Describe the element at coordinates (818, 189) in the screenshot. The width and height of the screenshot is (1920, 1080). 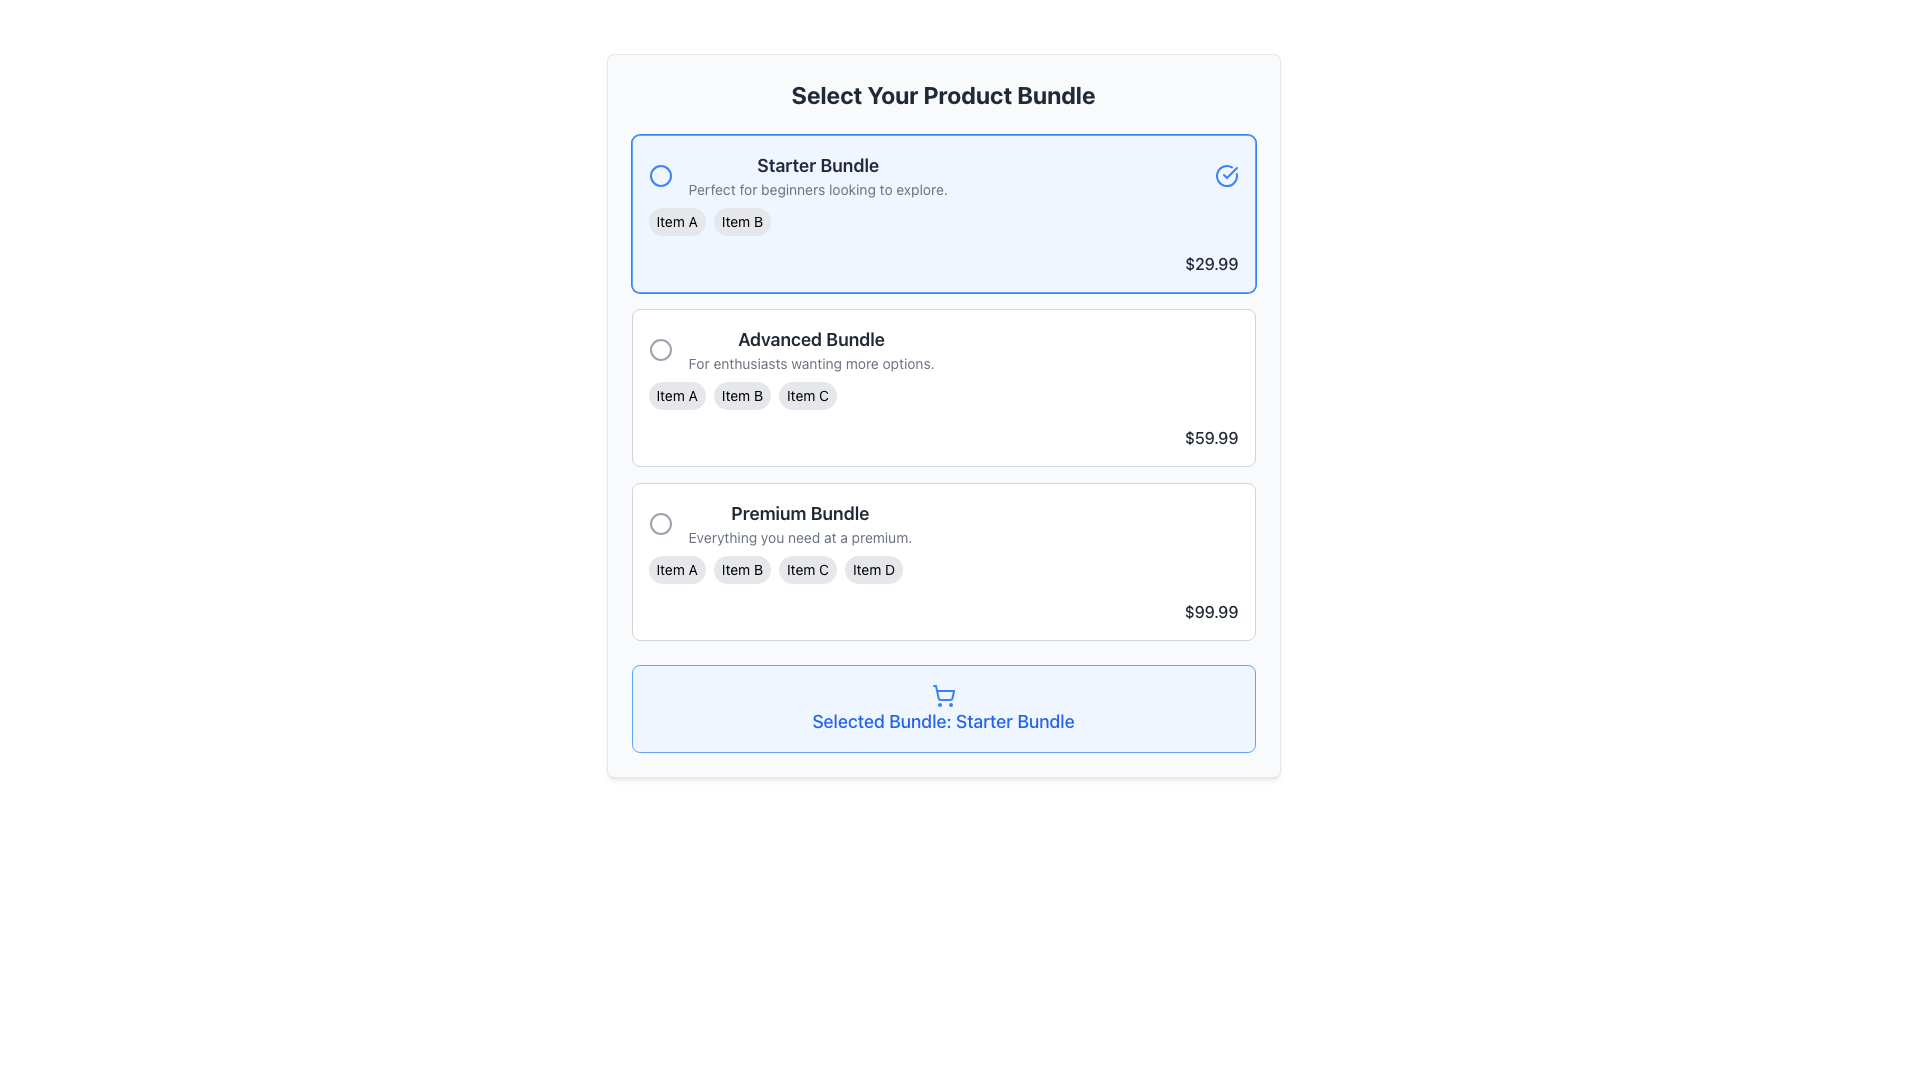
I see `informational text 'Perfect for beginners looking to explore.' located below the 'Starter Bundle' heading in the first selection card` at that location.